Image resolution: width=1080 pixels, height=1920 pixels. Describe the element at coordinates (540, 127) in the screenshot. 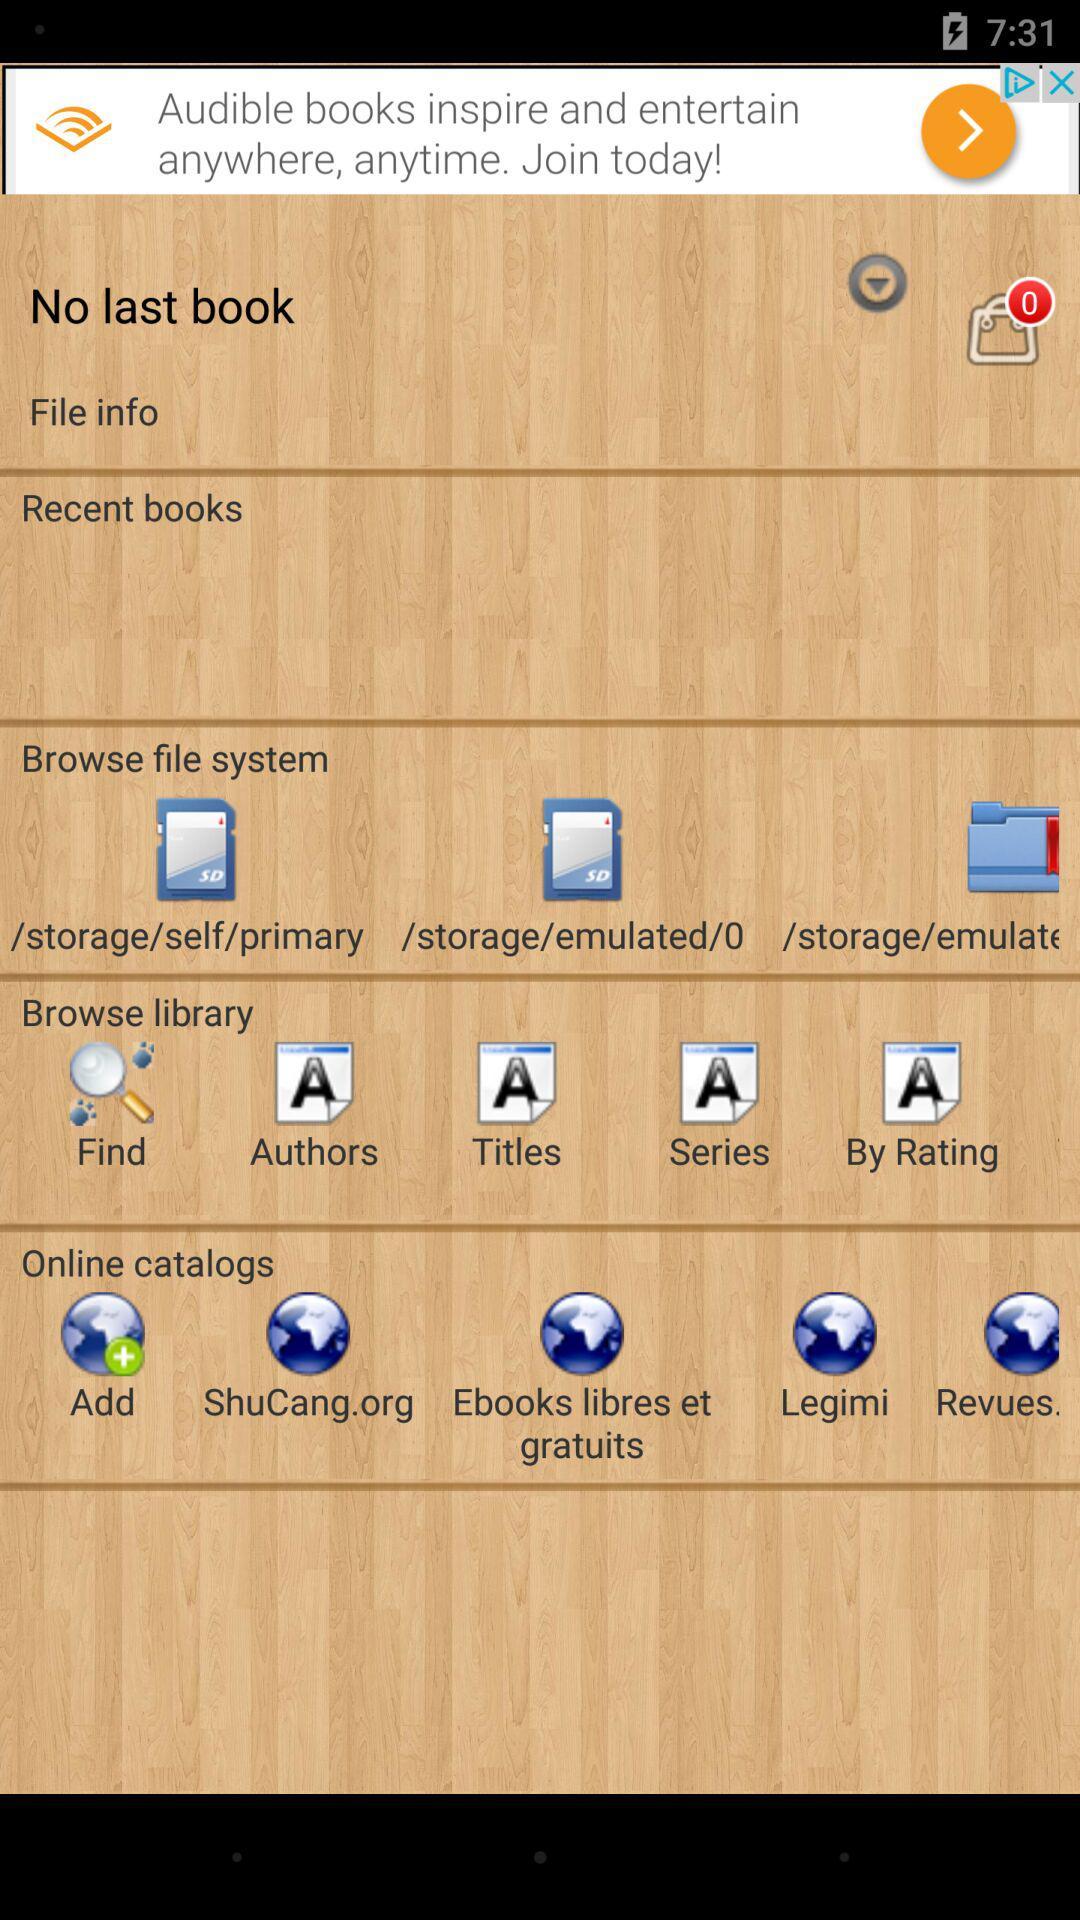

I see `advertisement page` at that location.